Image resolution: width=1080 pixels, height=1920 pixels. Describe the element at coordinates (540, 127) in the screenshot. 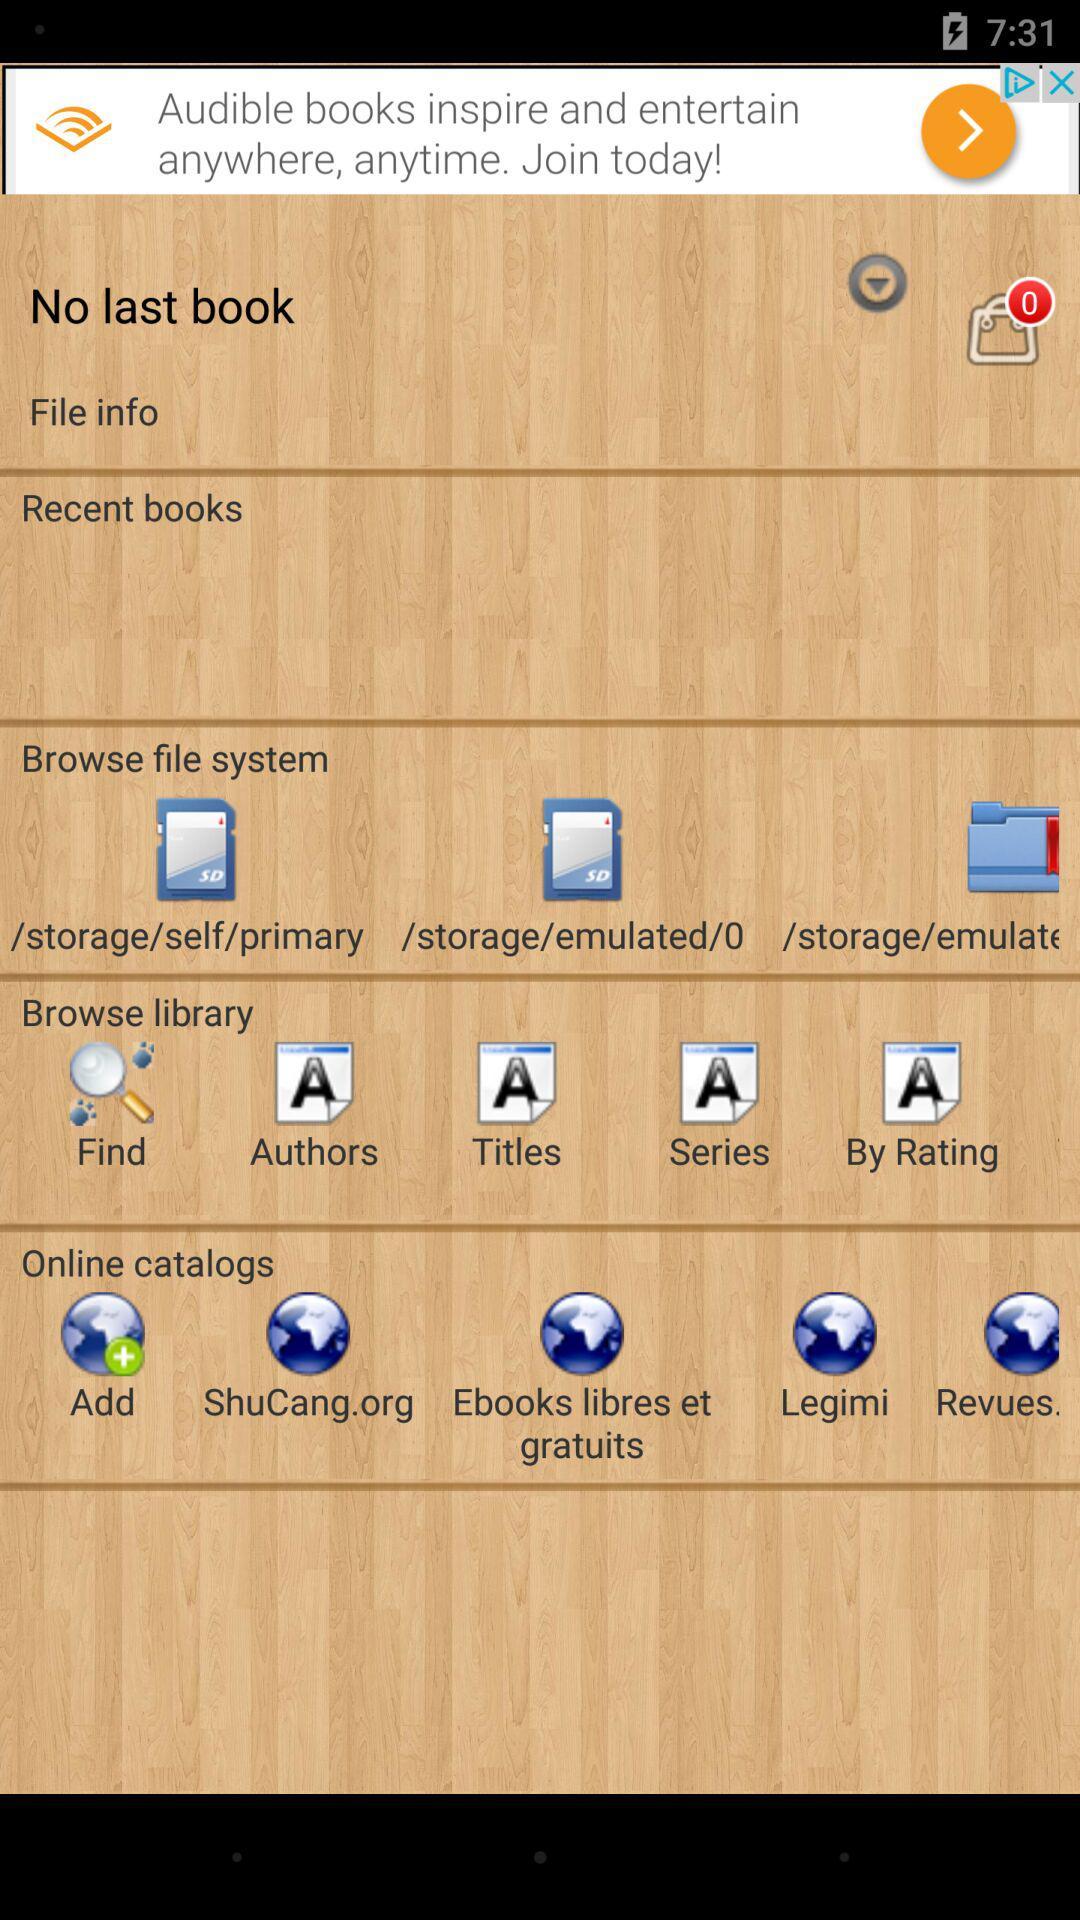

I see `advertisement page` at that location.